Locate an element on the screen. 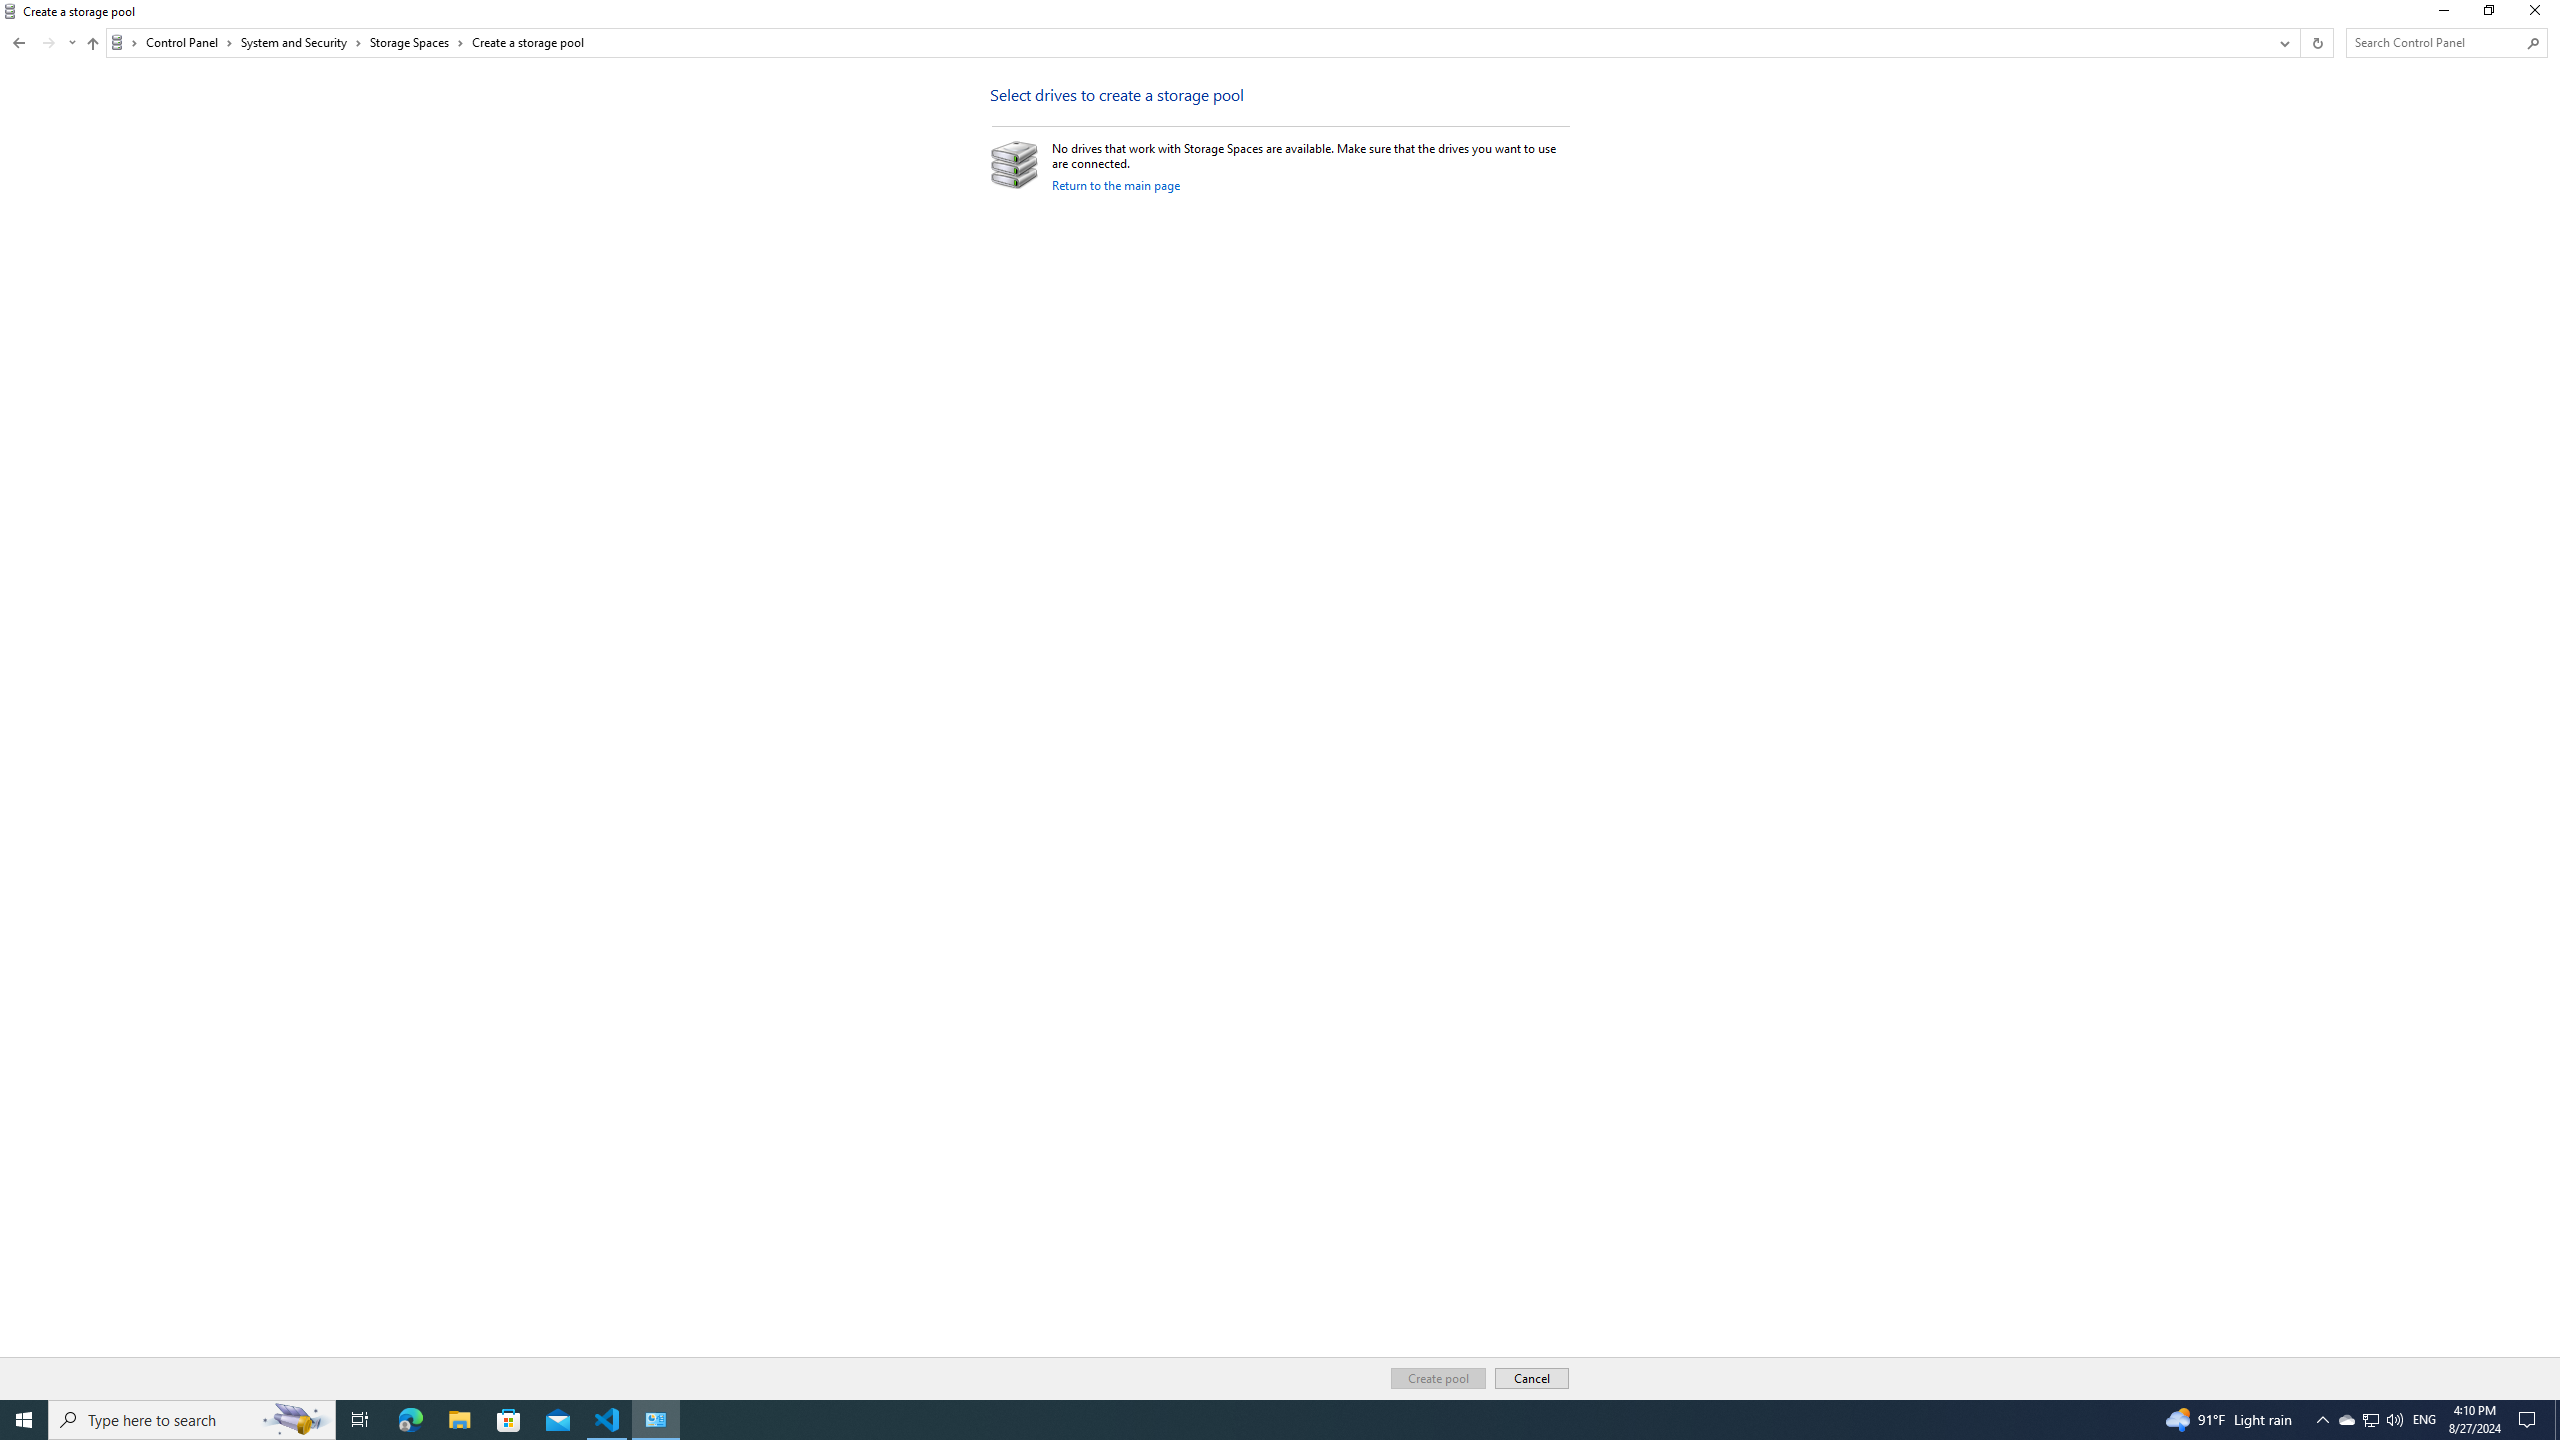 This screenshot has width=2560, height=1440. 'Up to "Storage Spaces" (Alt + Up Arrow)' is located at coordinates (93, 42).